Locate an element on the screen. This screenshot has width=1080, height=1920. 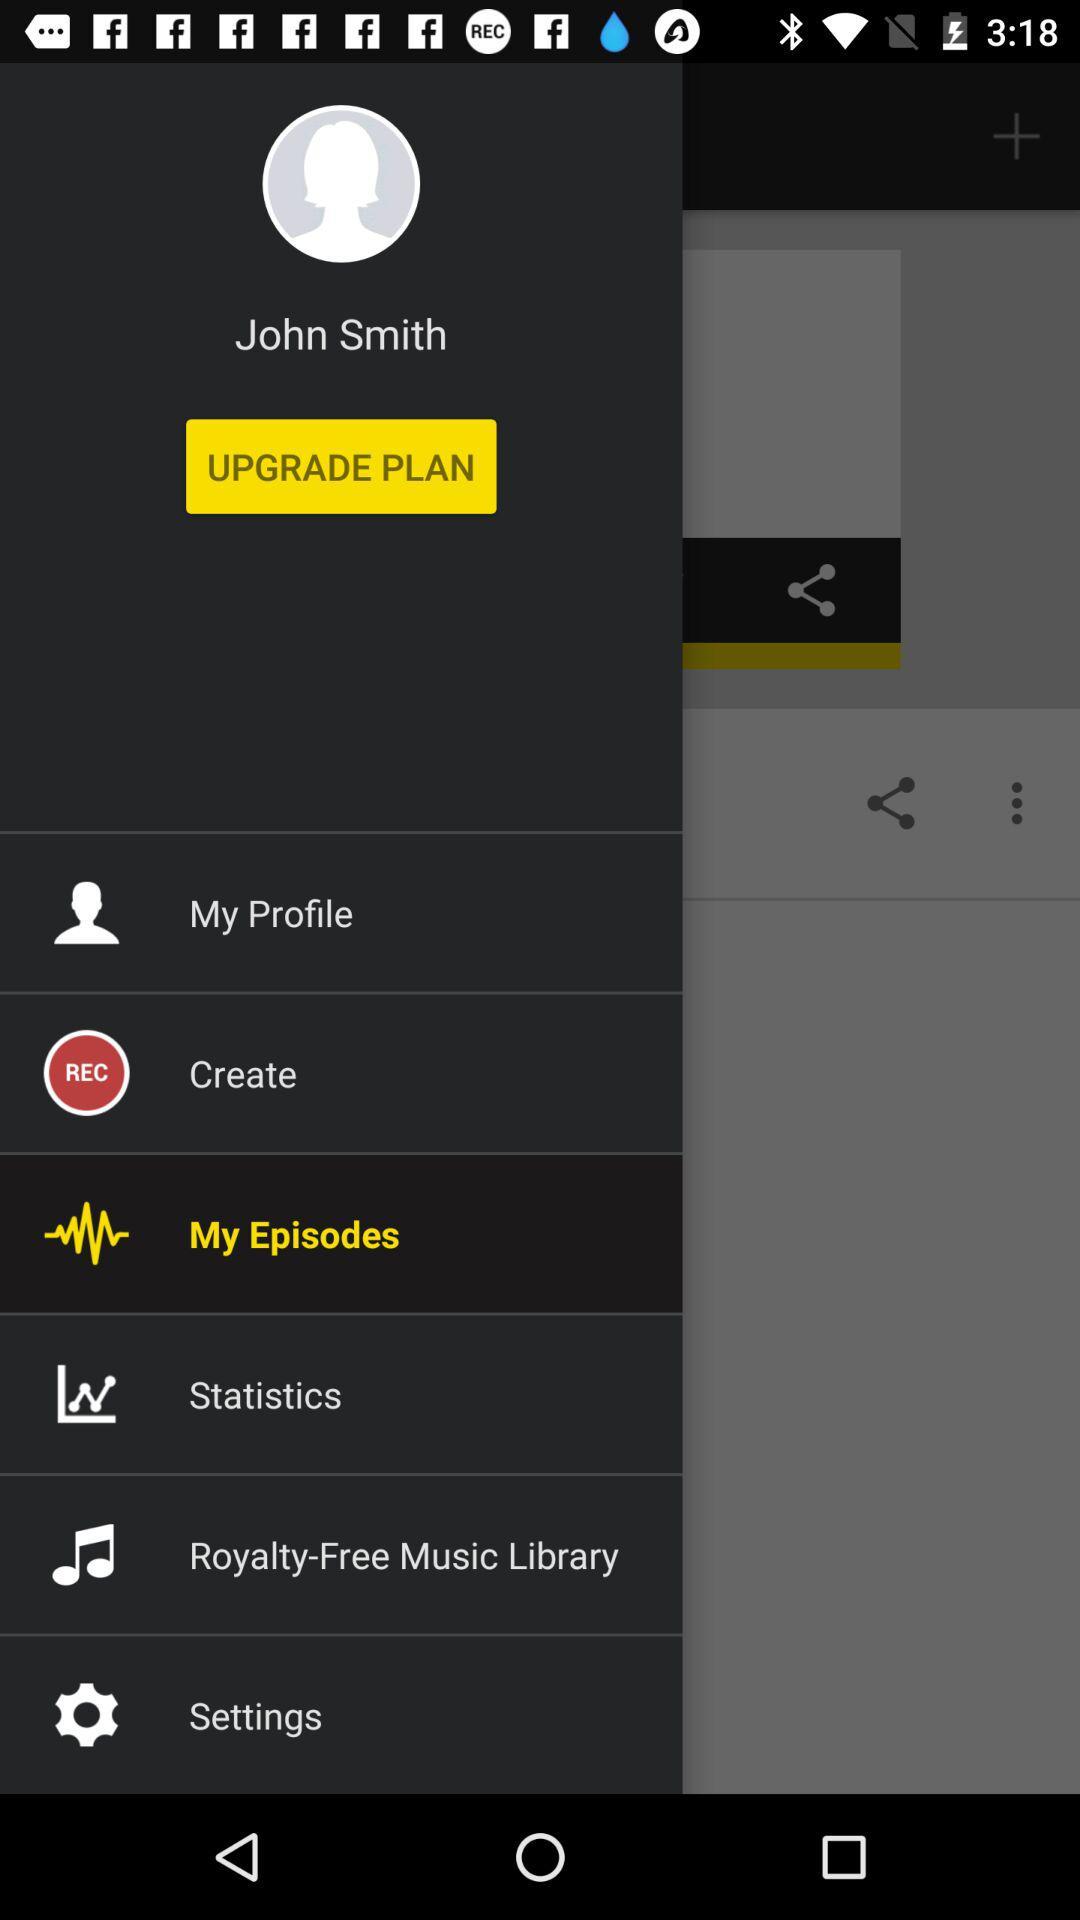
music icon which is above the settings on the left corner of the screen is located at coordinates (85, 1553).